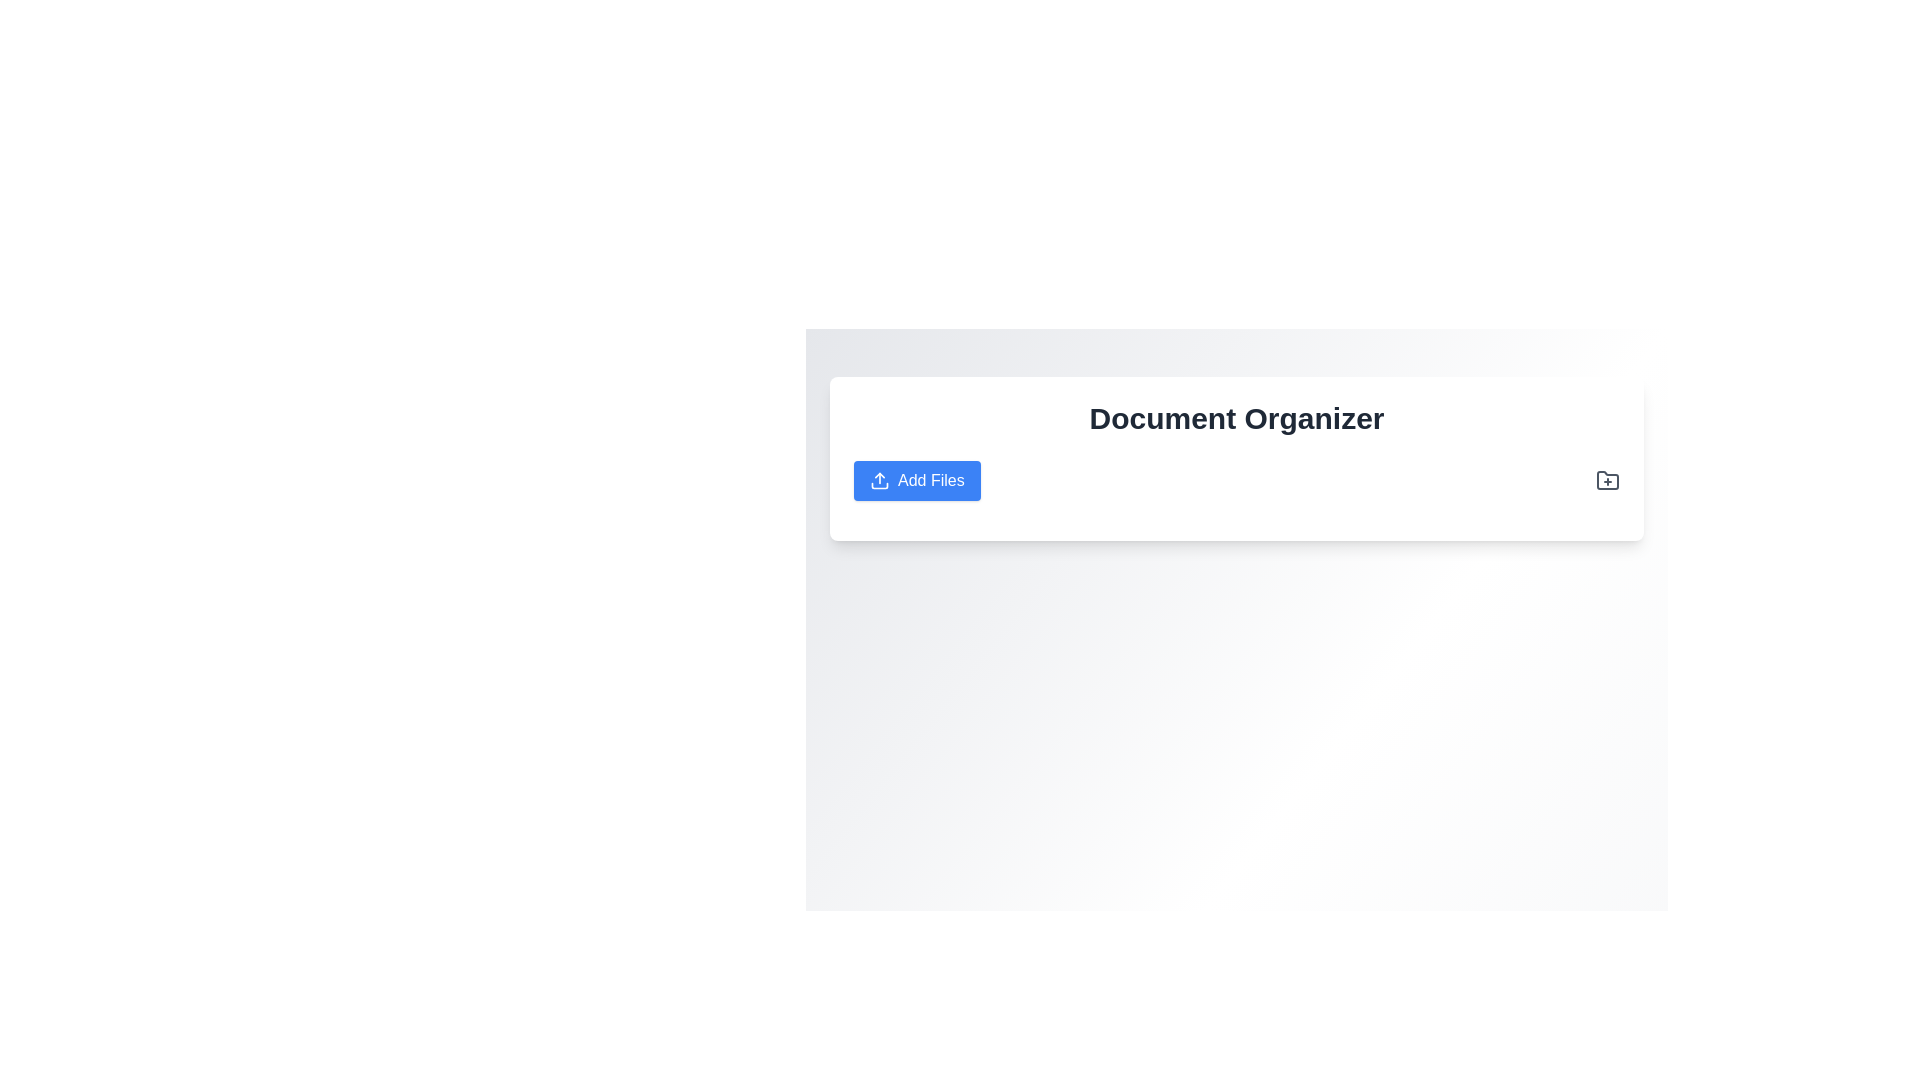 The height and width of the screenshot is (1080, 1920). What do you see at coordinates (1608, 479) in the screenshot?
I see `the icon button located in the 'Document Organizer' section at the top right corner` at bounding box center [1608, 479].